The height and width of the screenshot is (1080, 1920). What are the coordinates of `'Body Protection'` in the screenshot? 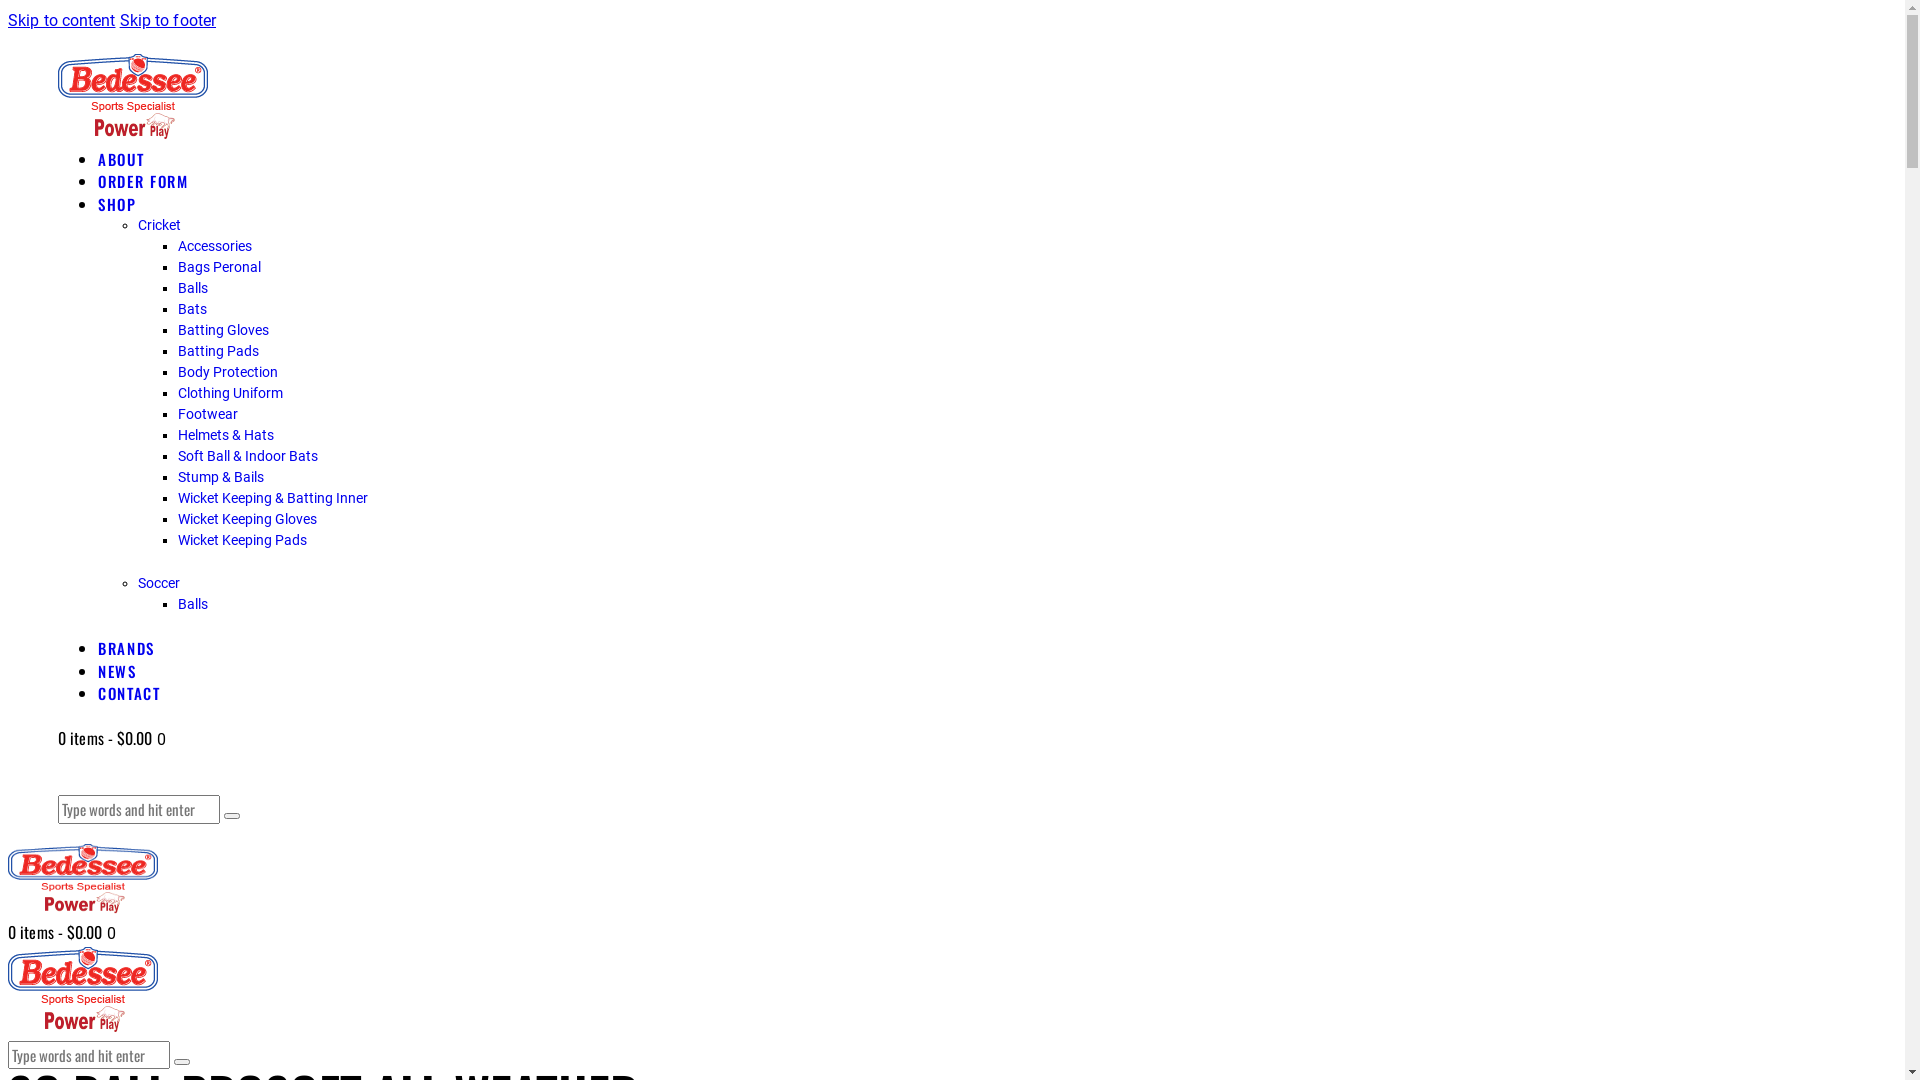 It's located at (177, 371).